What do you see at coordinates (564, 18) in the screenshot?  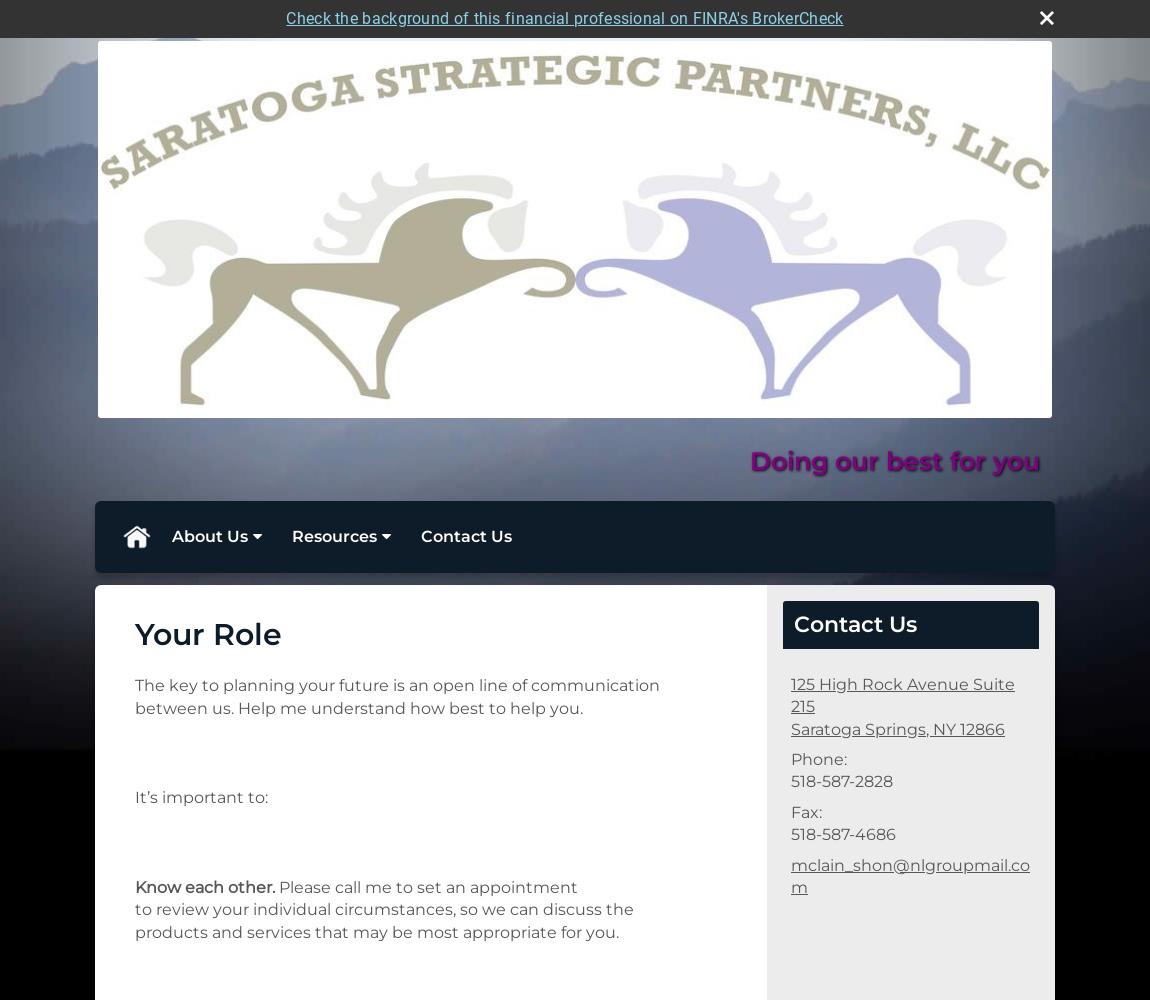 I see `'Check the background of this financial professional on FINRA's BrokerCheck'` at bounding box center [564, 18].